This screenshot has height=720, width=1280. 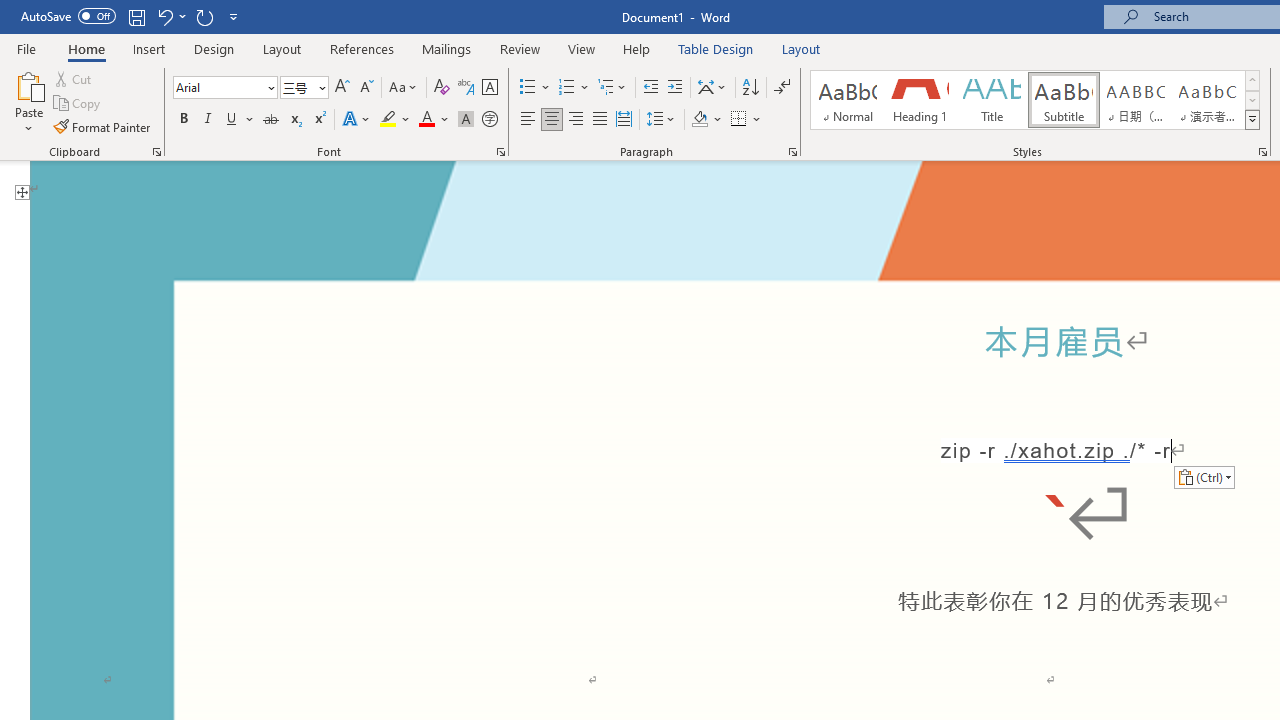 I want to click on 'Action: Paste alternatives', so click(x=1203, y=477).